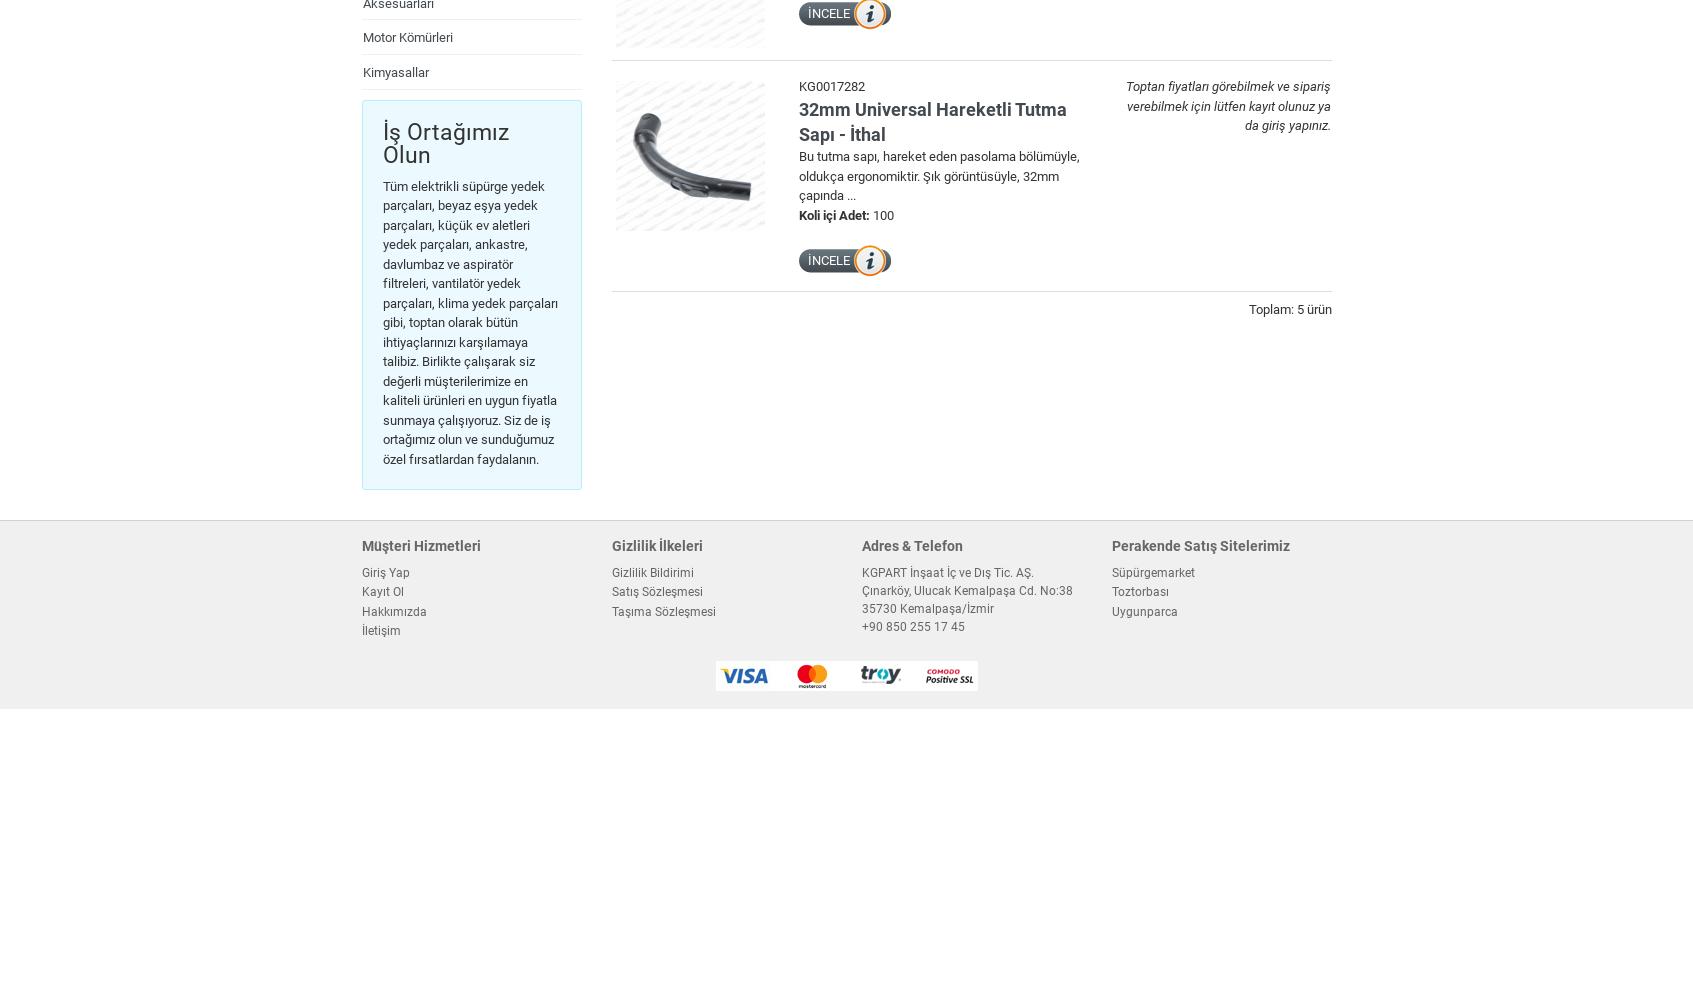  I want to click on 'Adres & Telefon', so click(911, 545).